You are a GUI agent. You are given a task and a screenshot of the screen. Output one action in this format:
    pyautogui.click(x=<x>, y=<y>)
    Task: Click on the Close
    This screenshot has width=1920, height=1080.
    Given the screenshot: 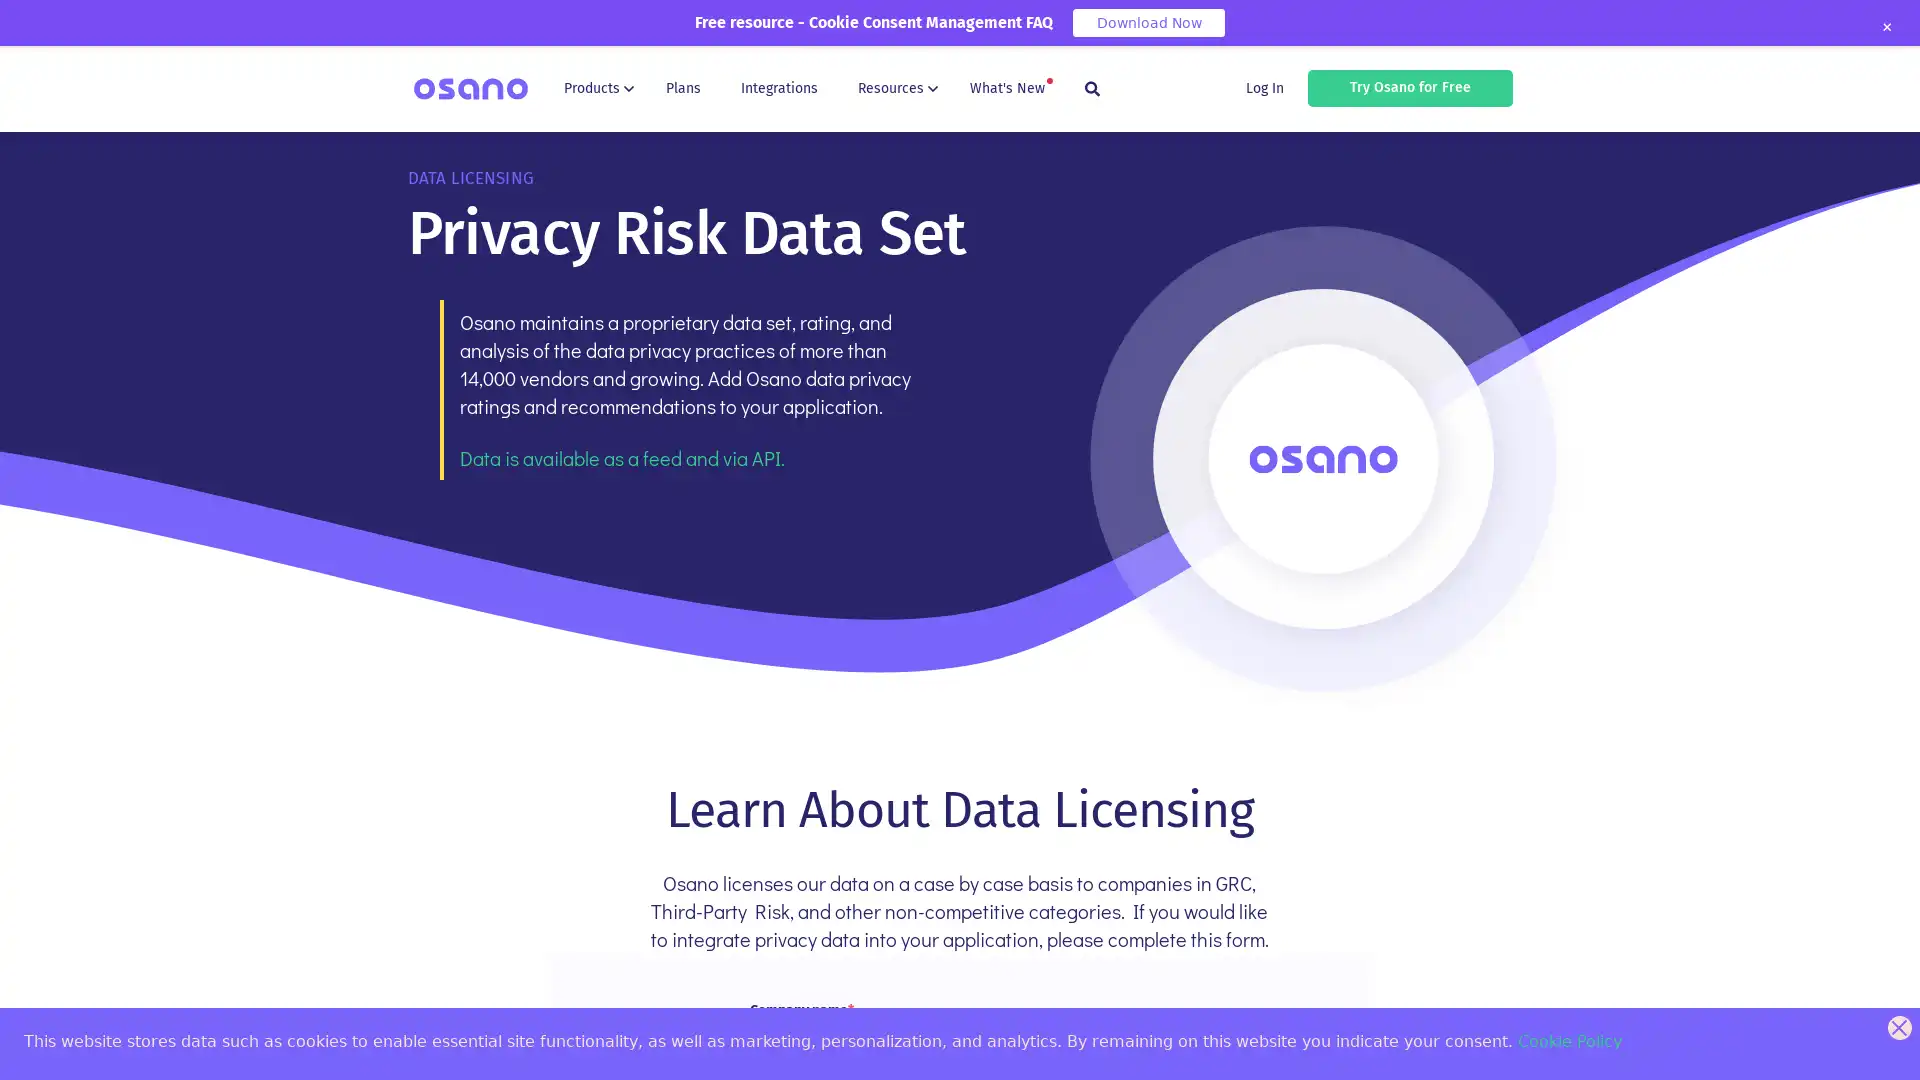 What is the action you would take?
    pyautogui.click(x=1885, y=27)
    